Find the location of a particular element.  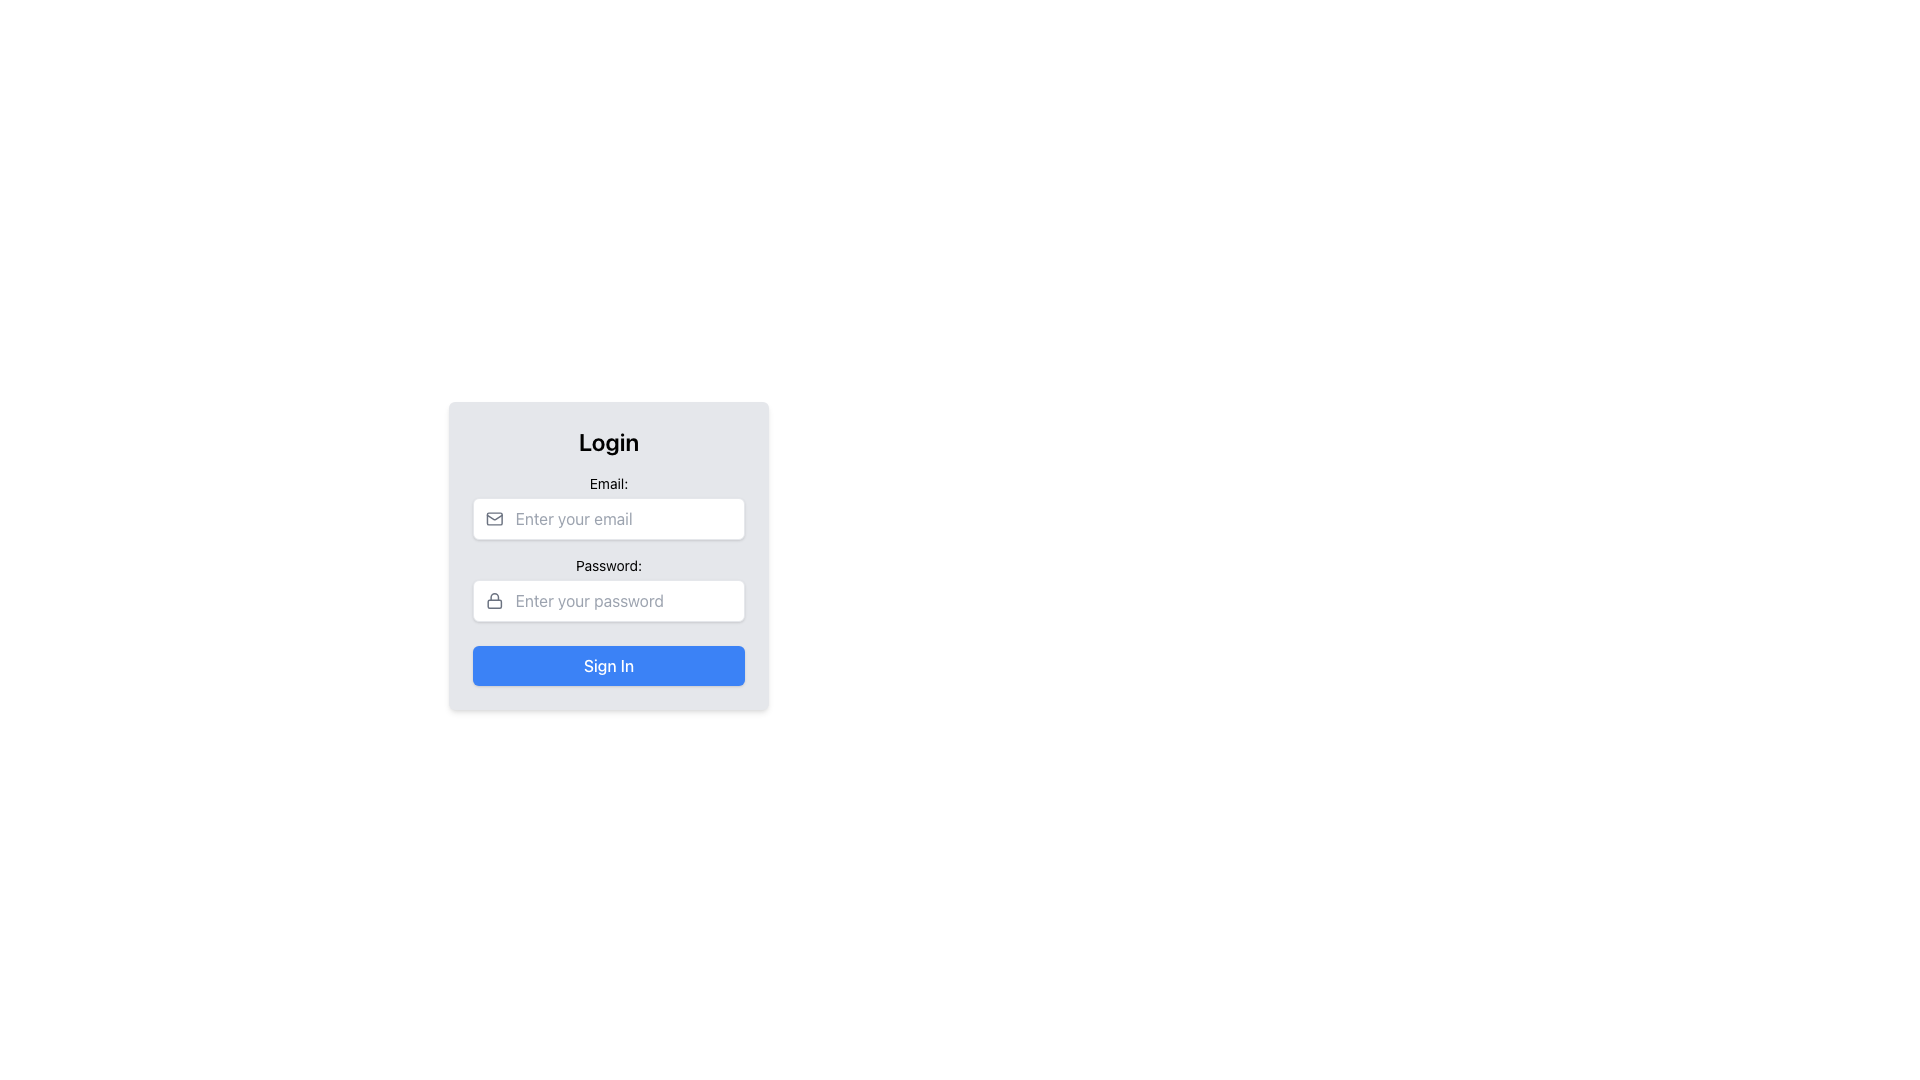

the email input field located below the 'Email:' label in the login form panel to focus on it for user input is located at coordinates (622, 518).